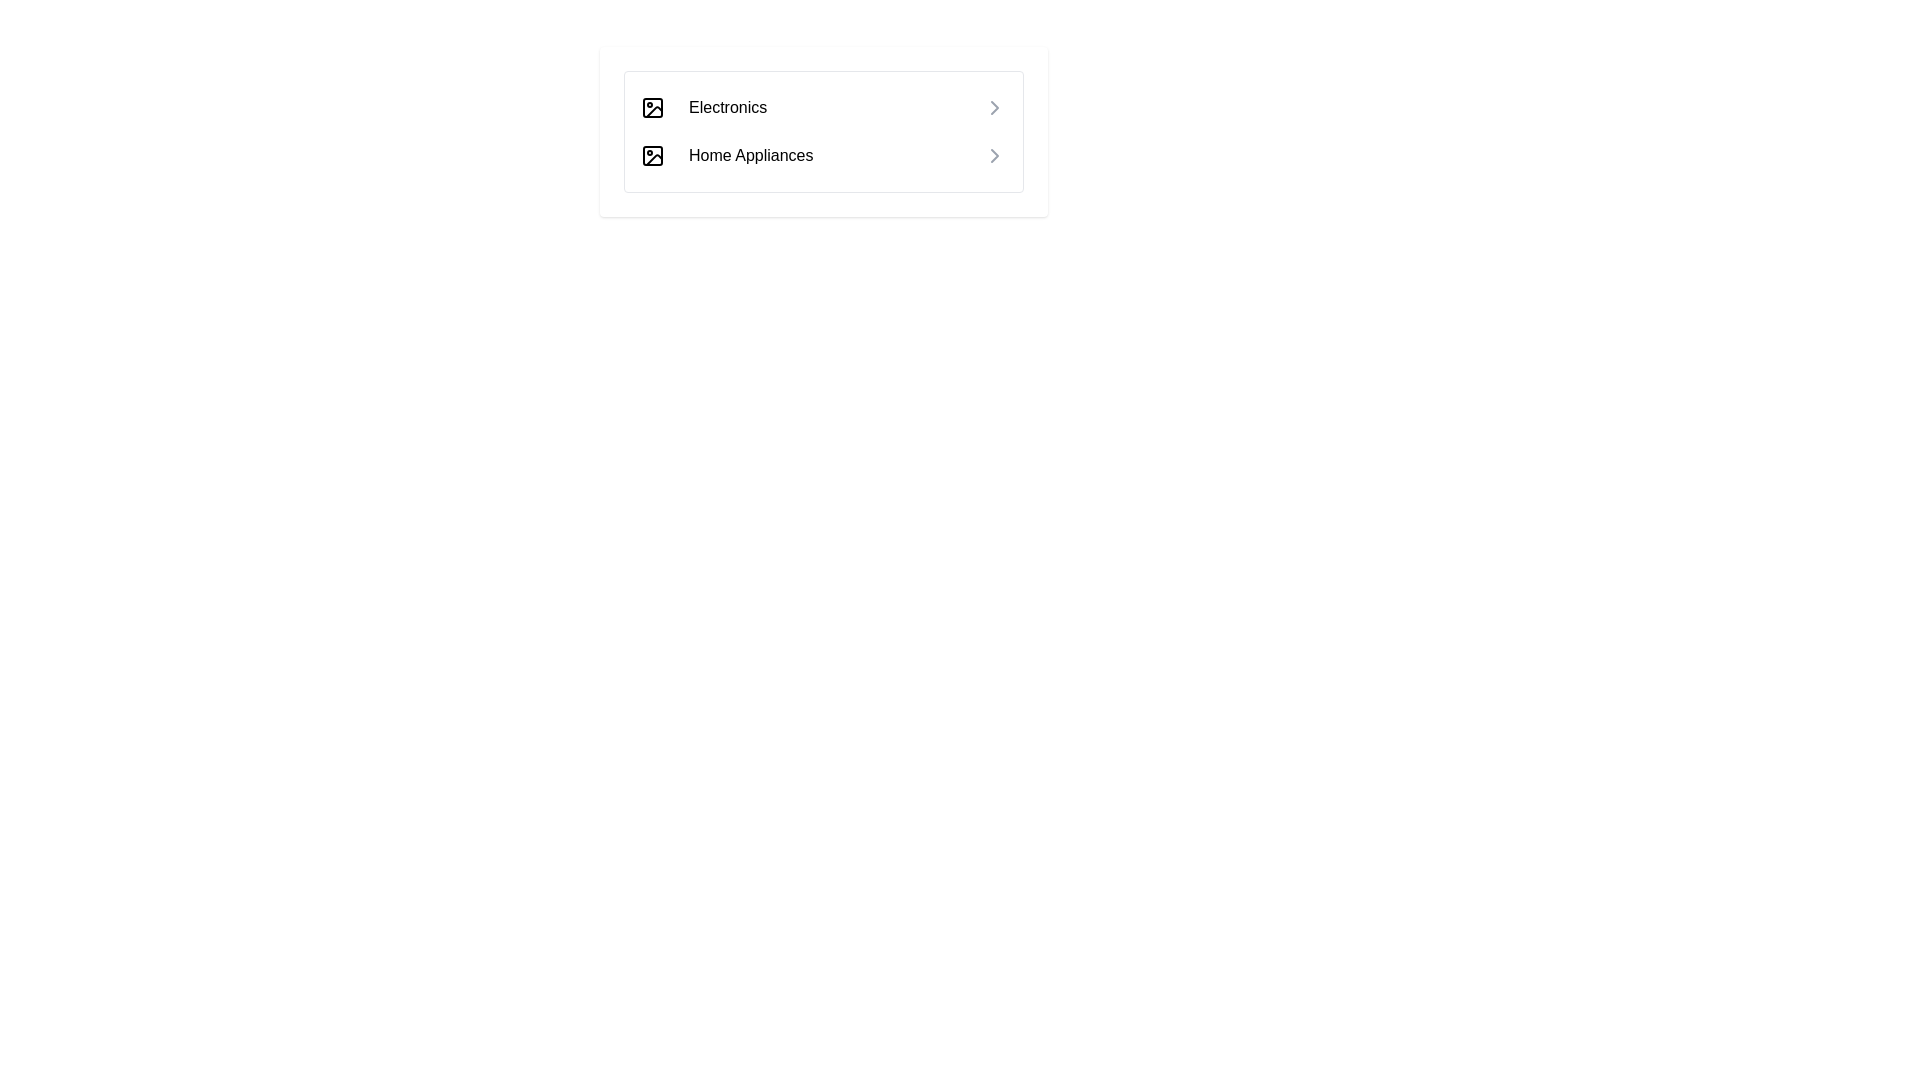 The width and height of the screenshot is (1920, 1080). I want to click on the 'Electronics' item in the navigation menu, so click(824, 131).